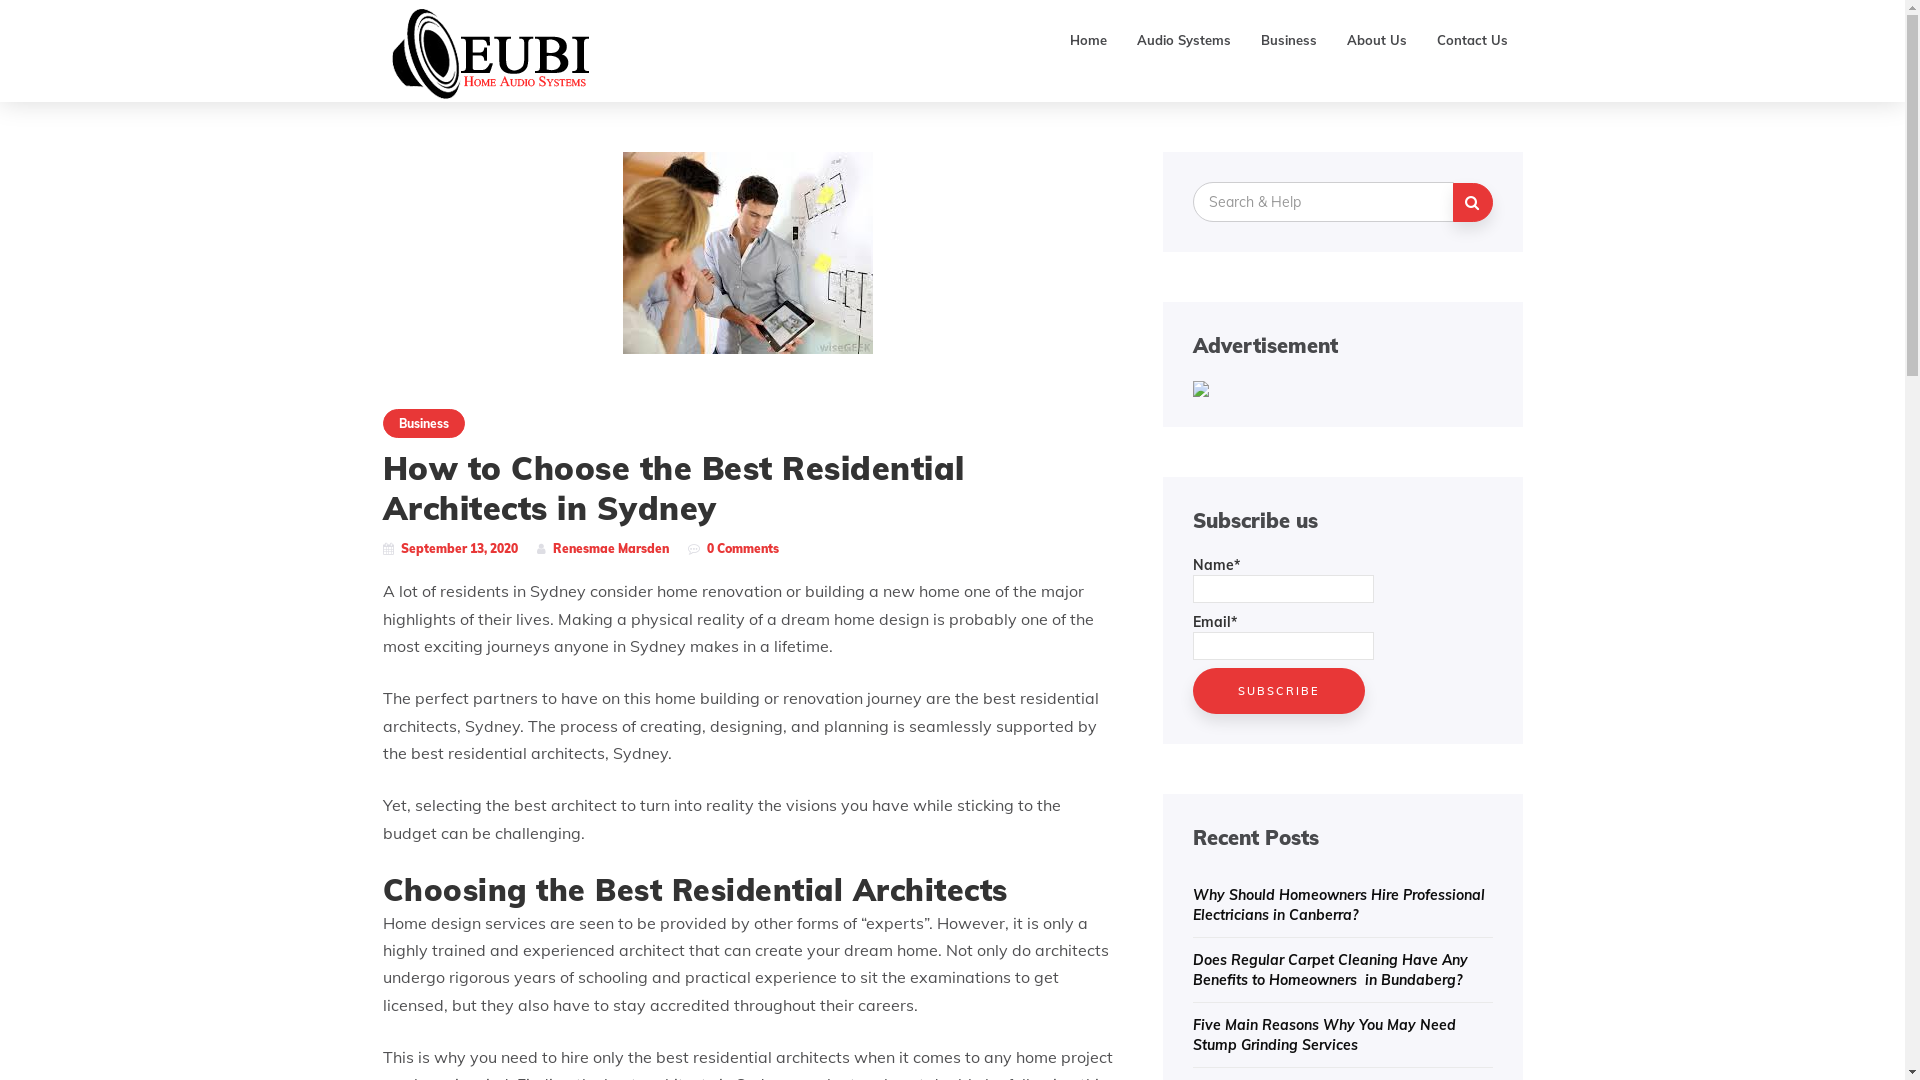 This screenshot has height=1080, width=1920. I want to click on 'Search', so click(1472, 201).